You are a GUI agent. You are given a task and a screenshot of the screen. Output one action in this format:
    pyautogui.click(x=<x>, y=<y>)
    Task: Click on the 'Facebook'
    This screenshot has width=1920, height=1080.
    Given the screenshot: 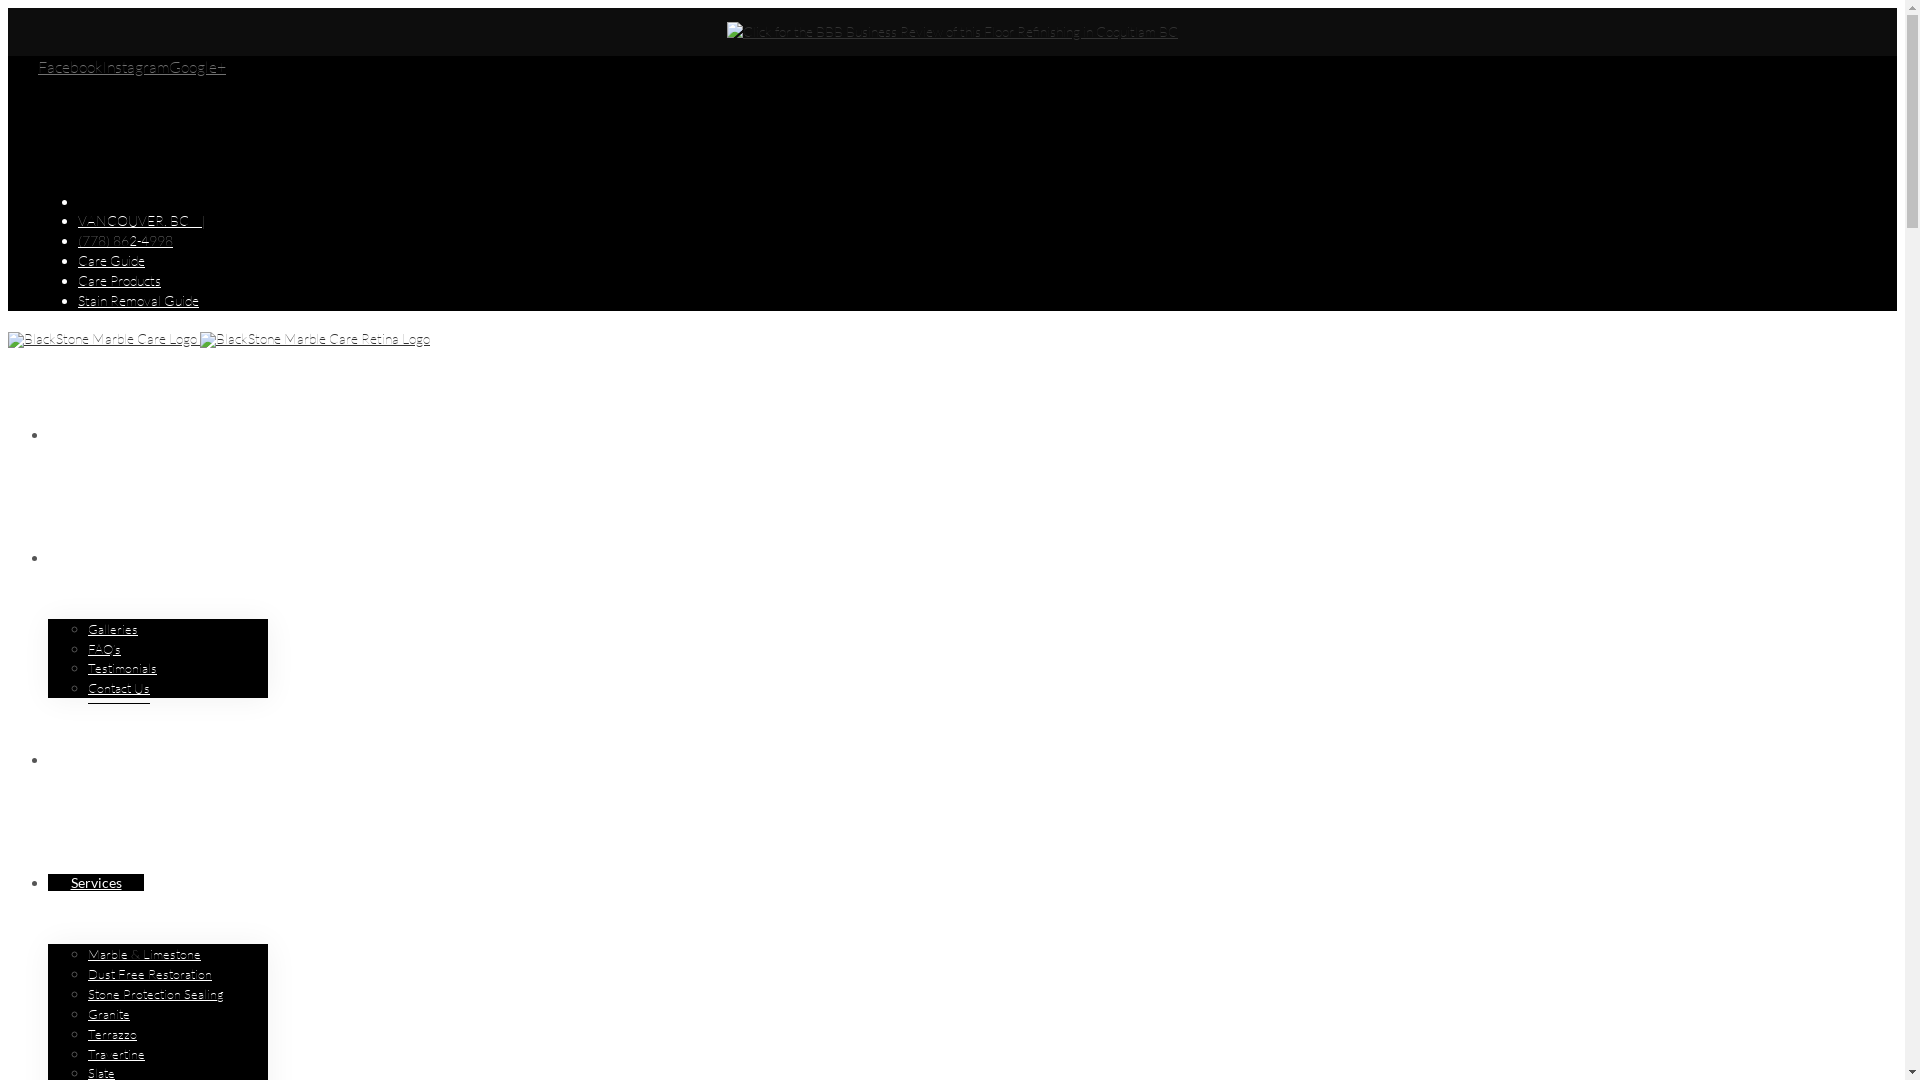 What is the action you would take?
    pyautogui.click(x=70, y=65)
    